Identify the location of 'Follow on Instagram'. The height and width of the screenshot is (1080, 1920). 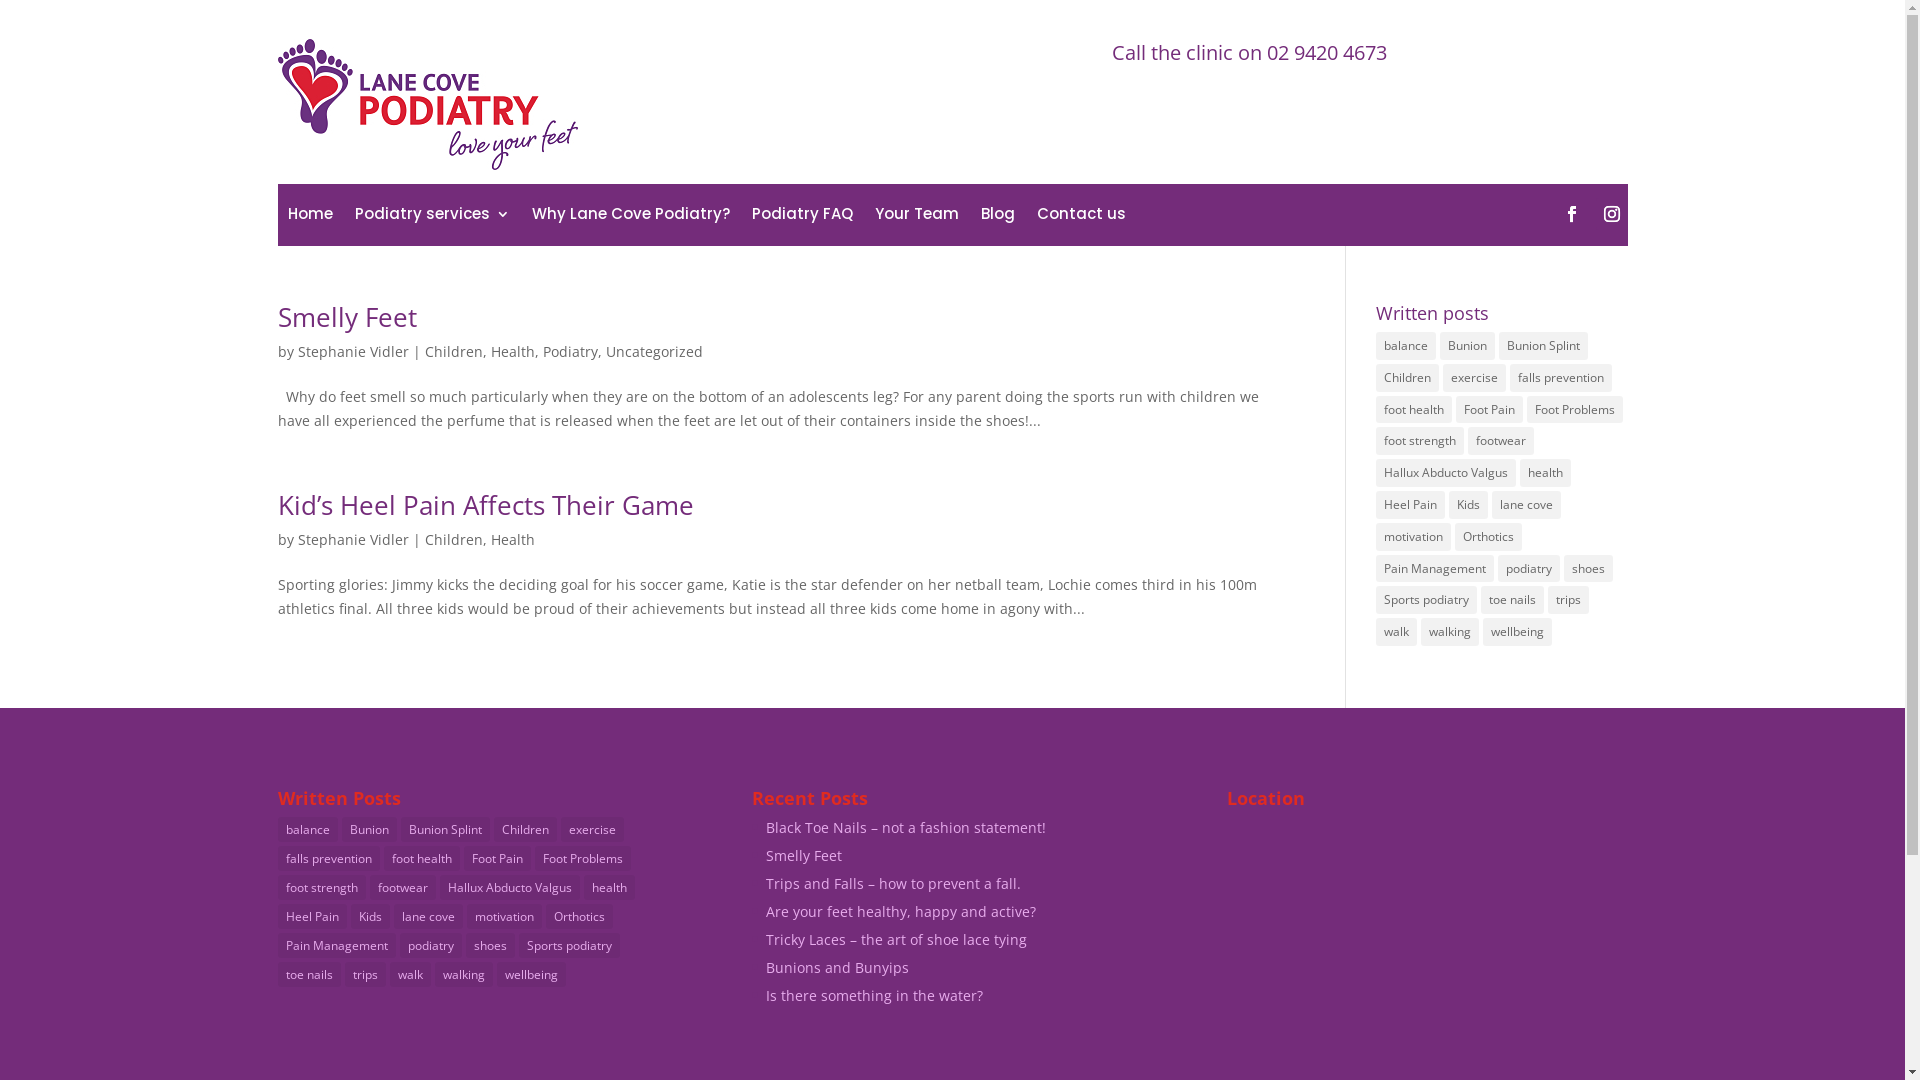
(1612, 213).